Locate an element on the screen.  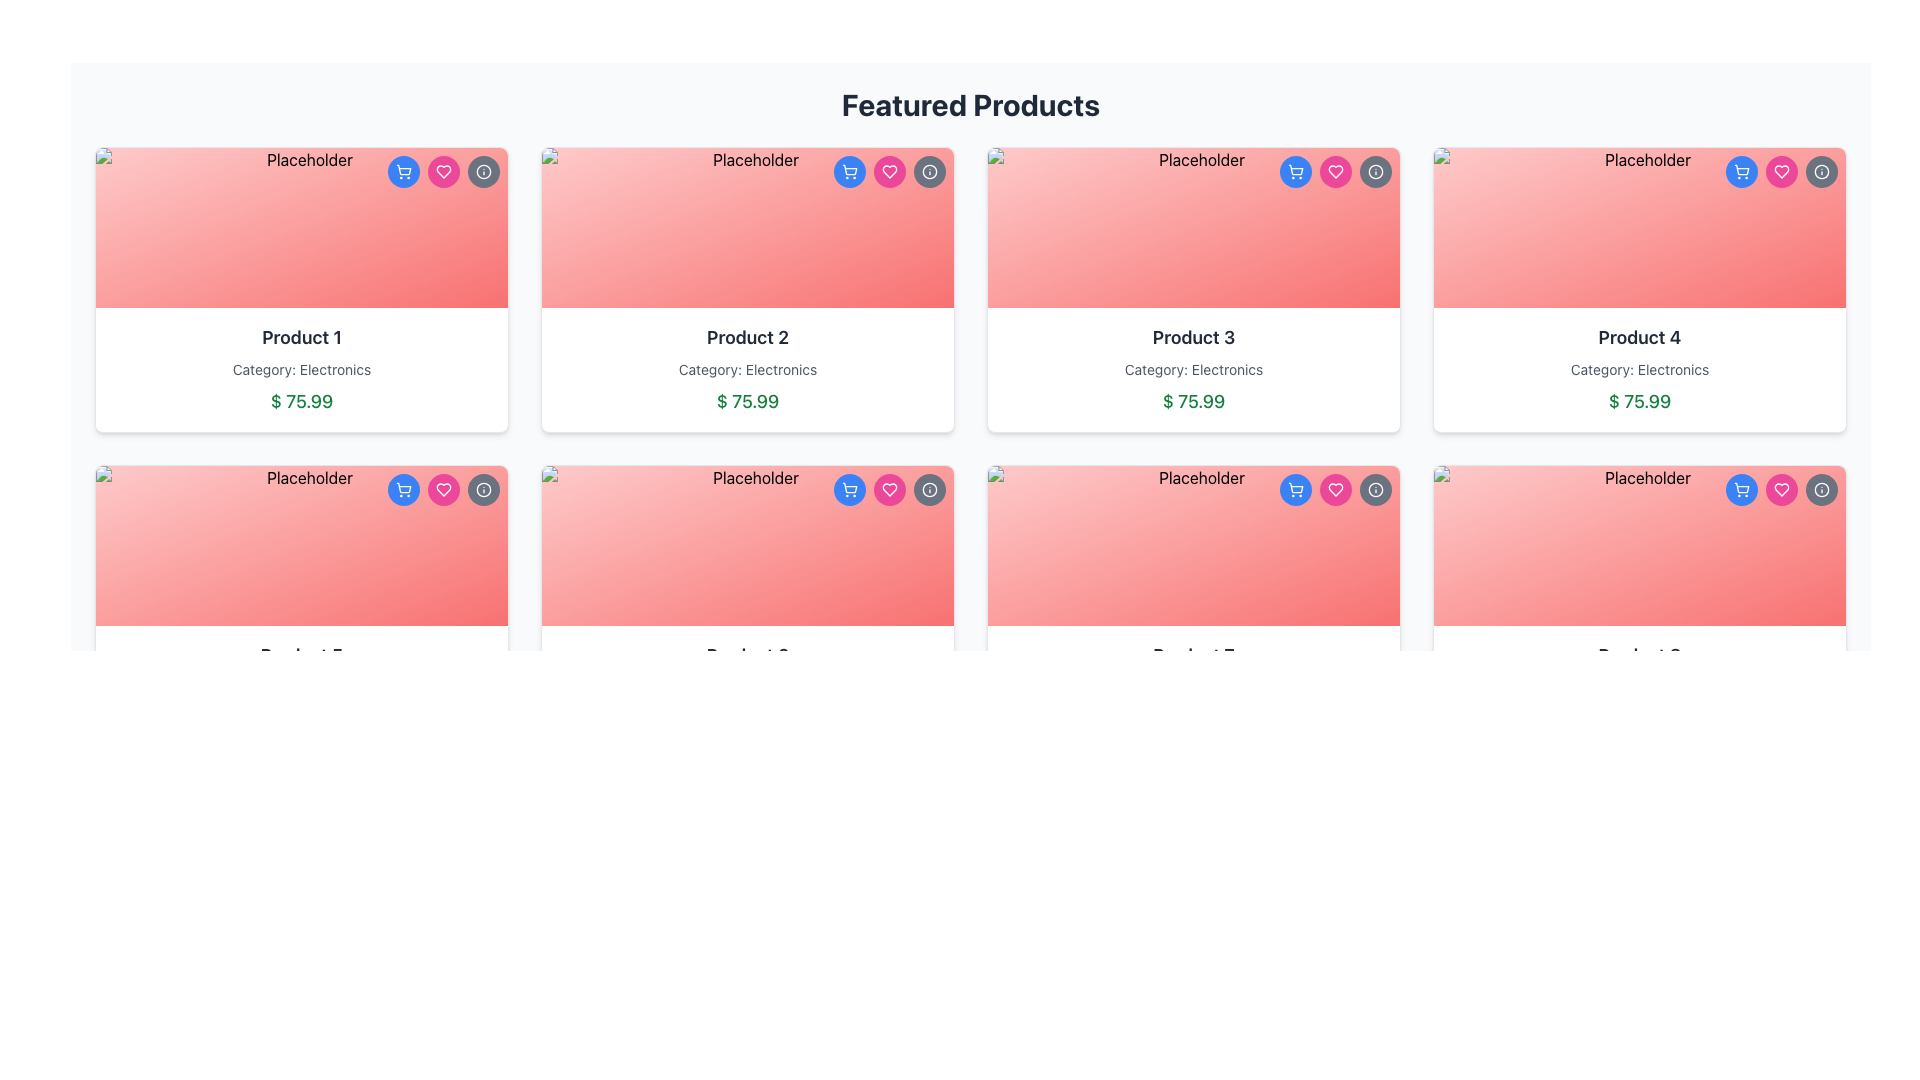
the 'favorite' button located at the top-right corner of the 'Product 1' panel to mark the associated product as a favorite is located at coordinates (443, 171).